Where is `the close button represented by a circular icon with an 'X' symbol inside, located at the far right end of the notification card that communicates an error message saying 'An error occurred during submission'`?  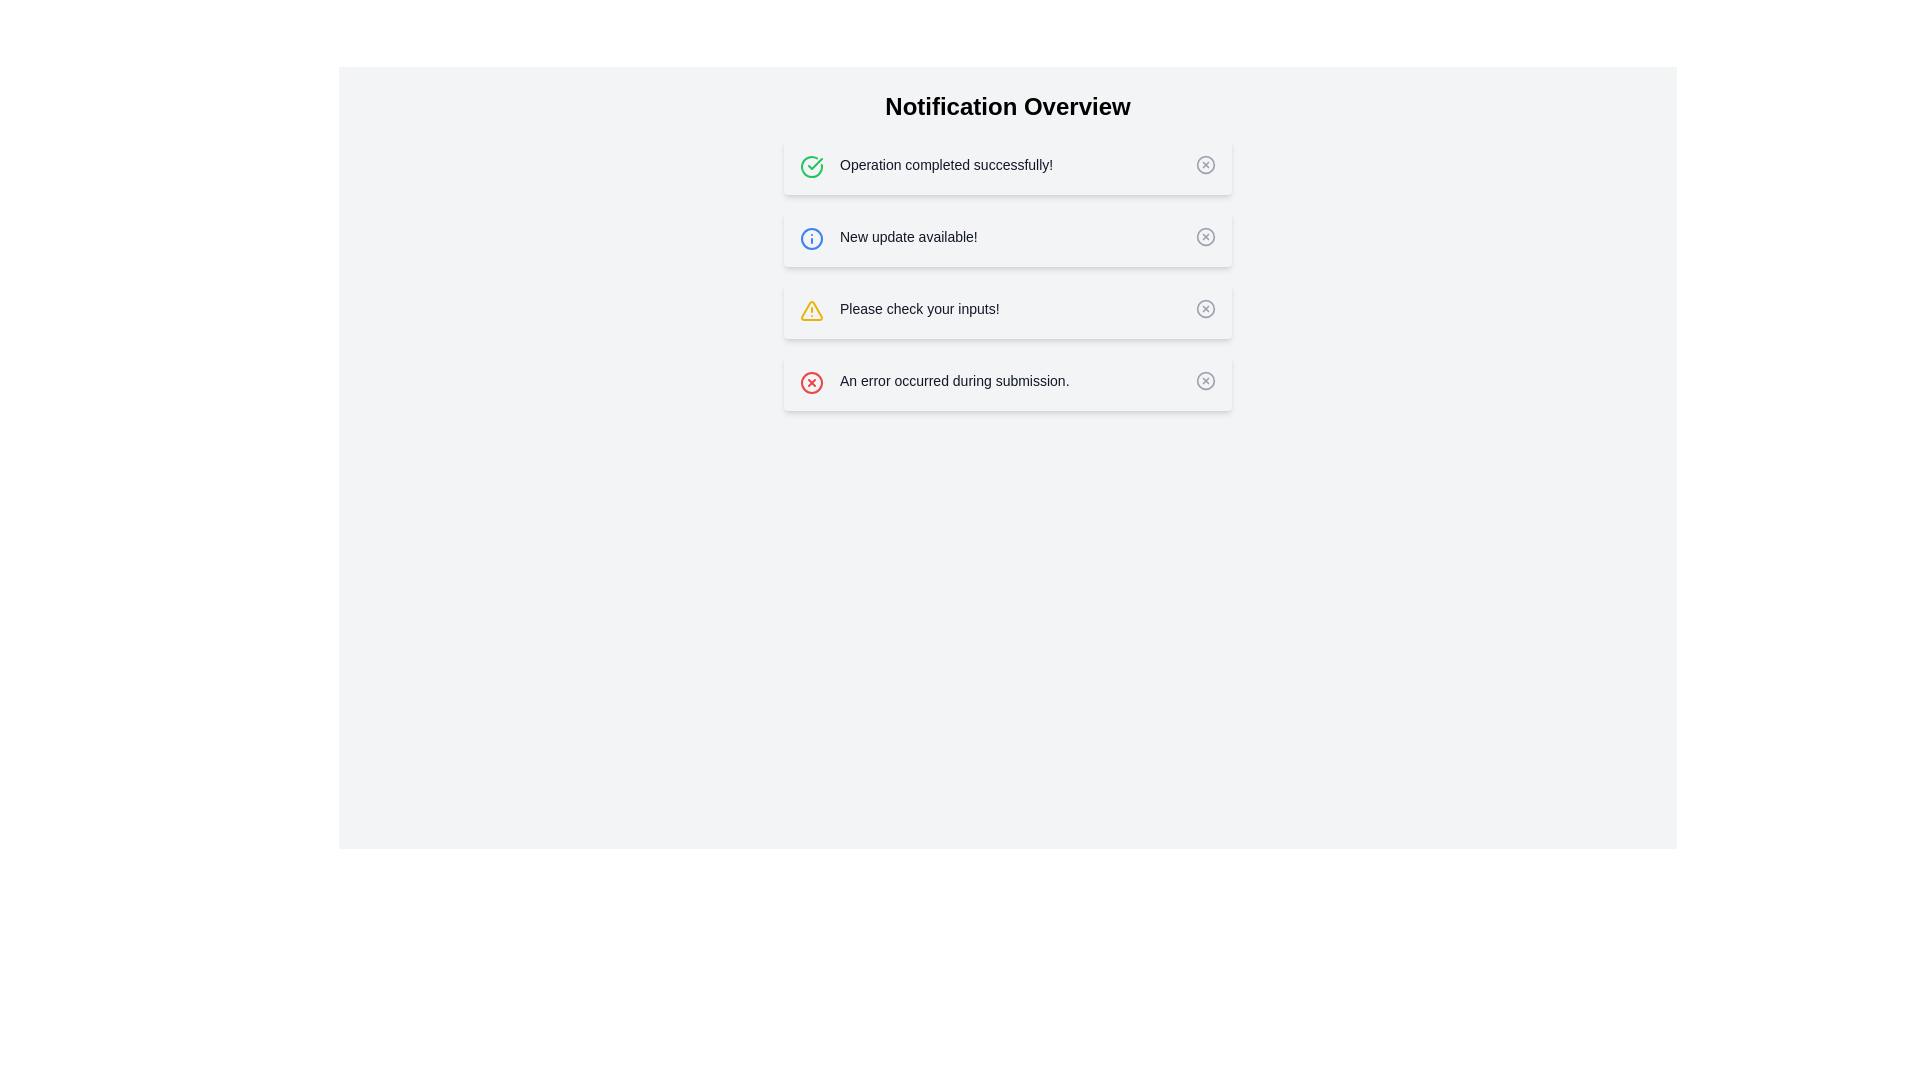 the close button represented by a circular icon with an 'X' symbol inside, located at the far right end of the notification card that communicates an error message saying 'An error occurred during submission' is located at coordinates (1204, 381).